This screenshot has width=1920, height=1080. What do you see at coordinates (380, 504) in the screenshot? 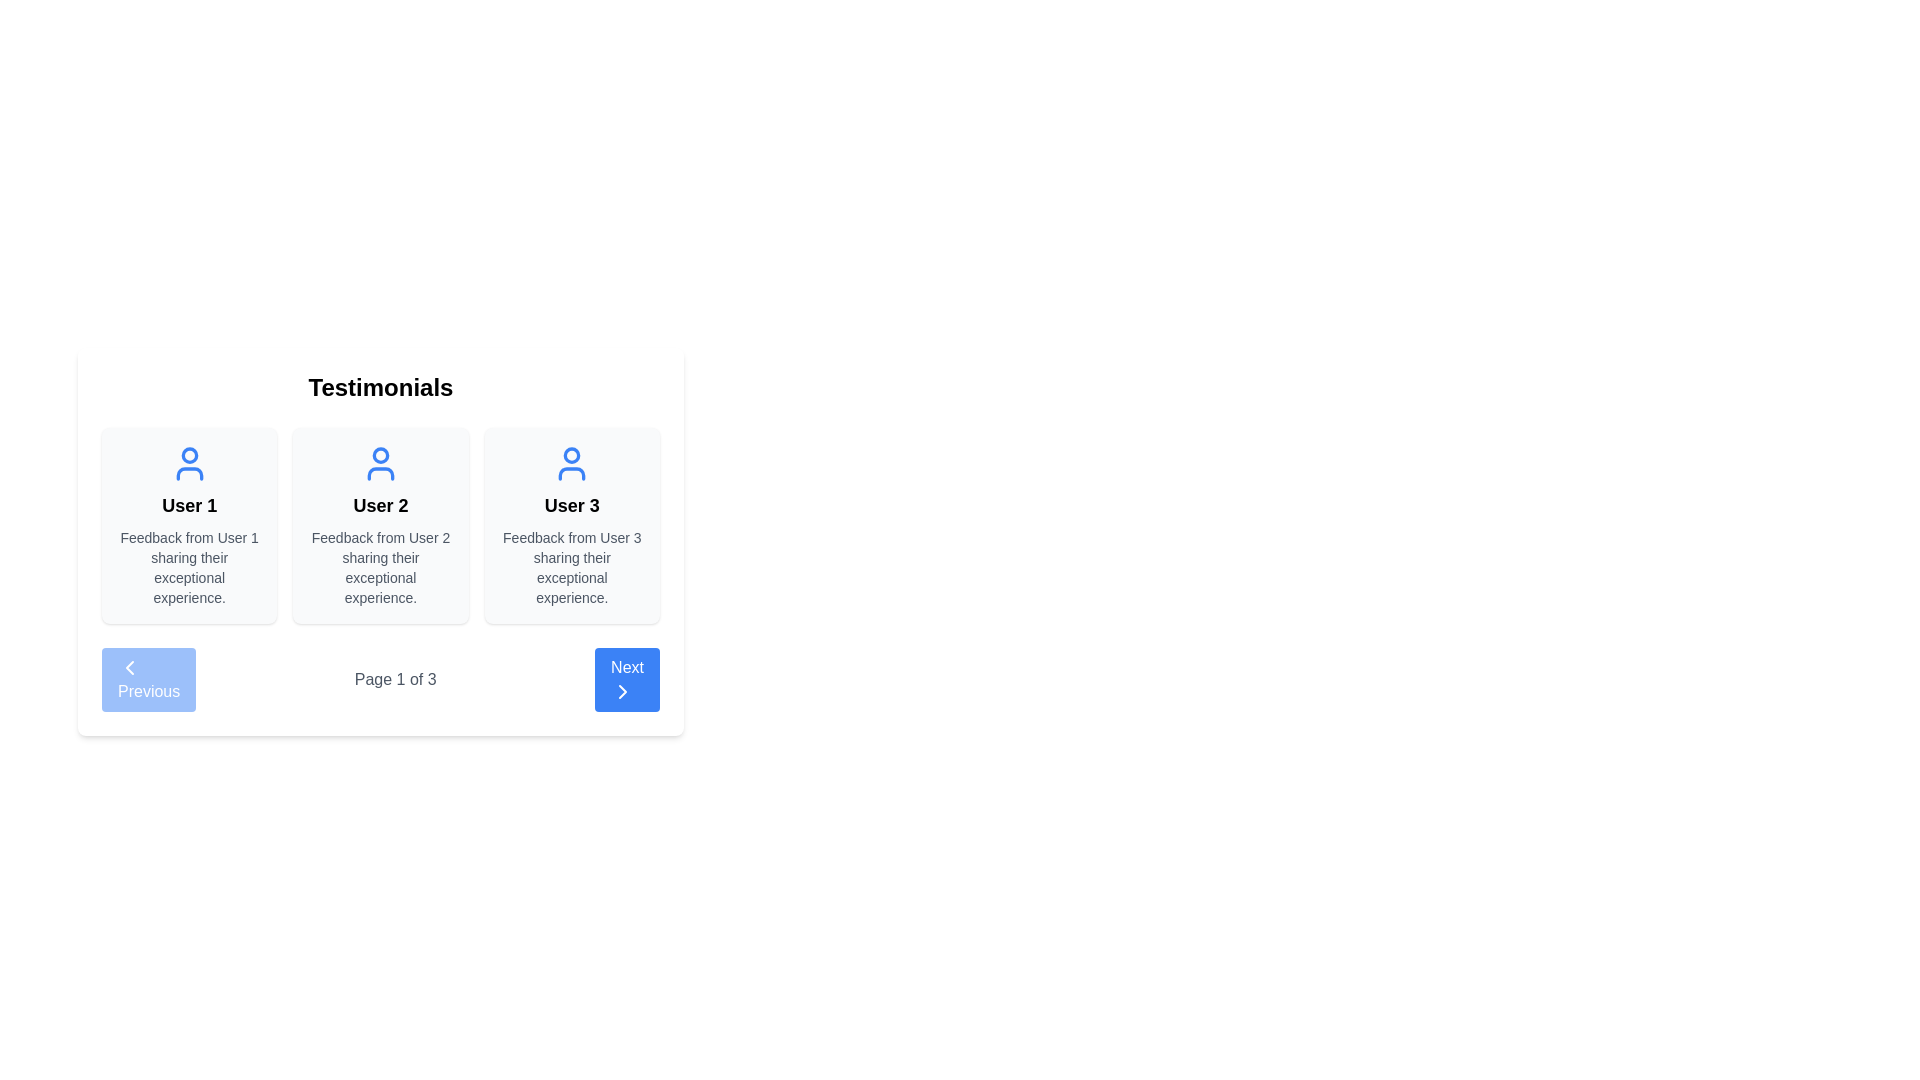
I see `the text element that identifies the user testimonial section labeled 'User 2', which is positioned directly under the user icon associated with 'User 2'` at bounding box center [380, 504].